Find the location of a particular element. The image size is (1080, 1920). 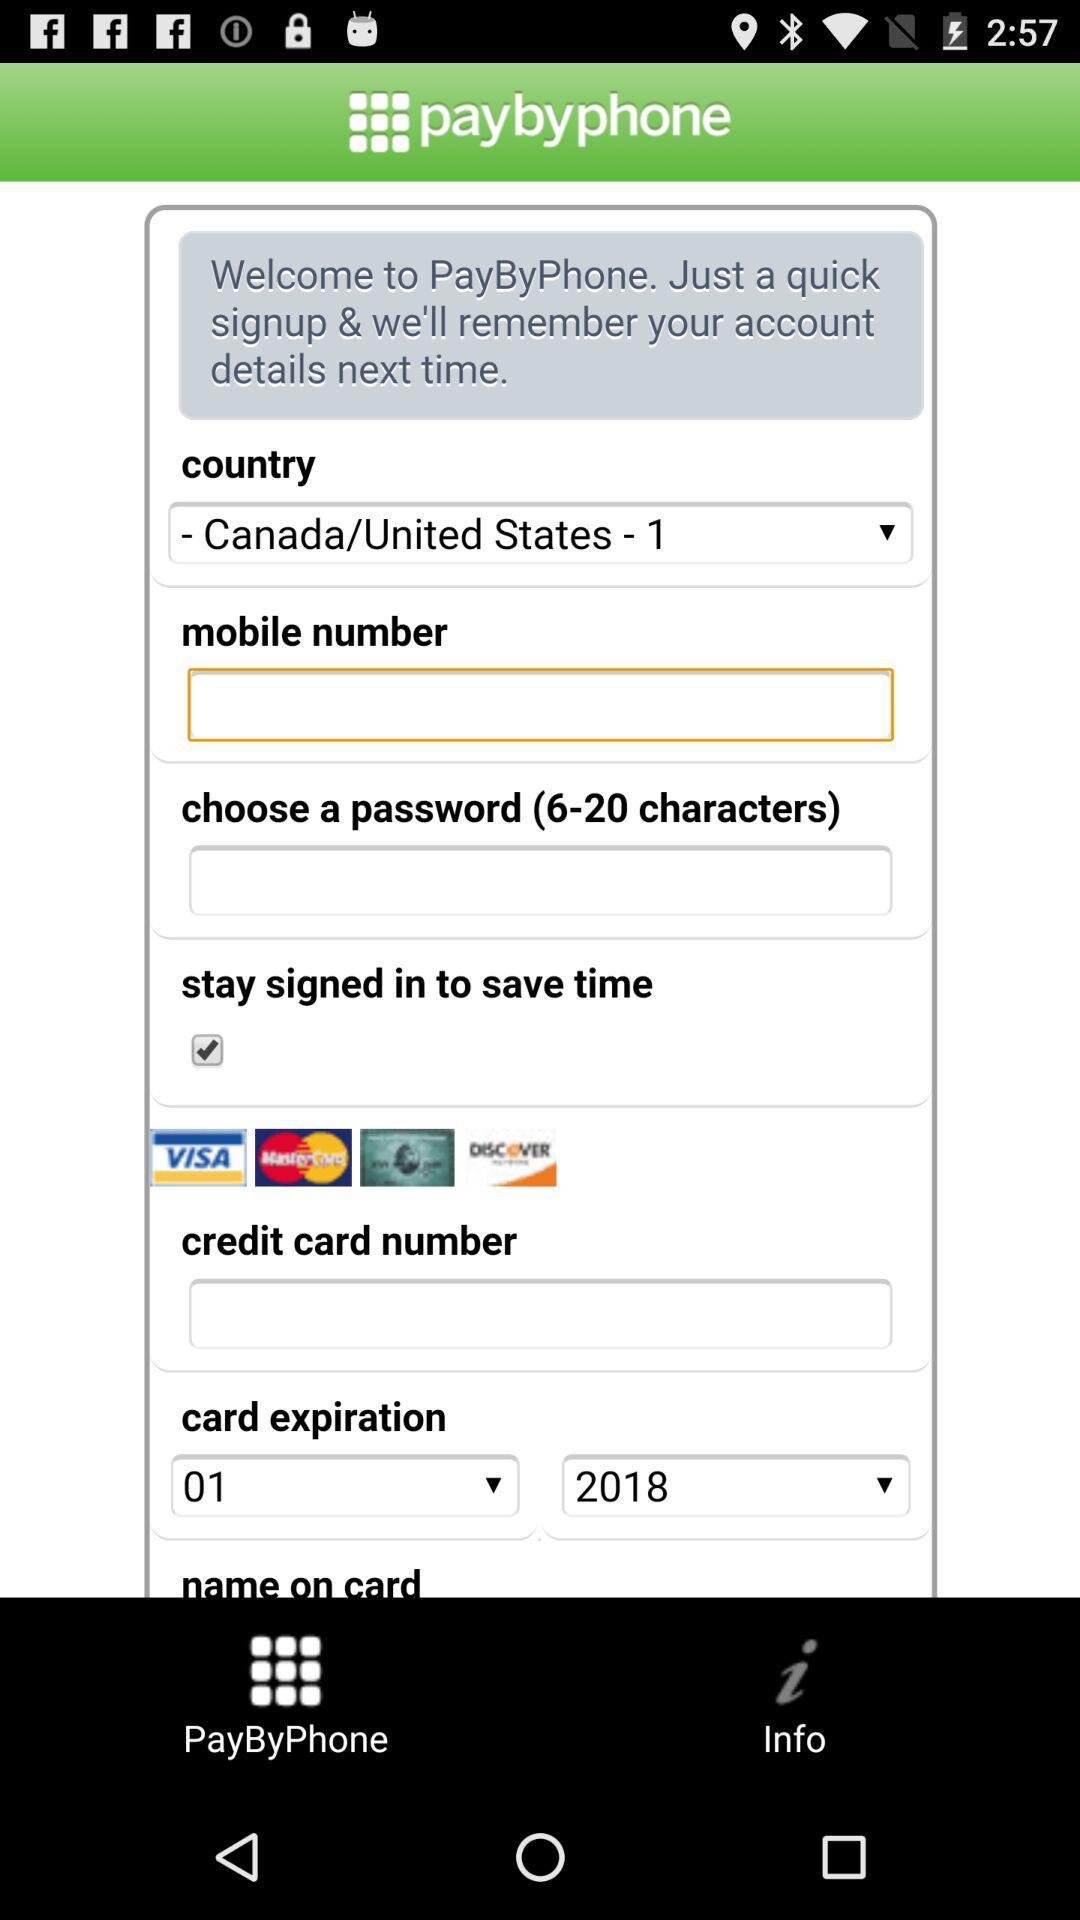

credit card details is located at coordinates (540, 888).